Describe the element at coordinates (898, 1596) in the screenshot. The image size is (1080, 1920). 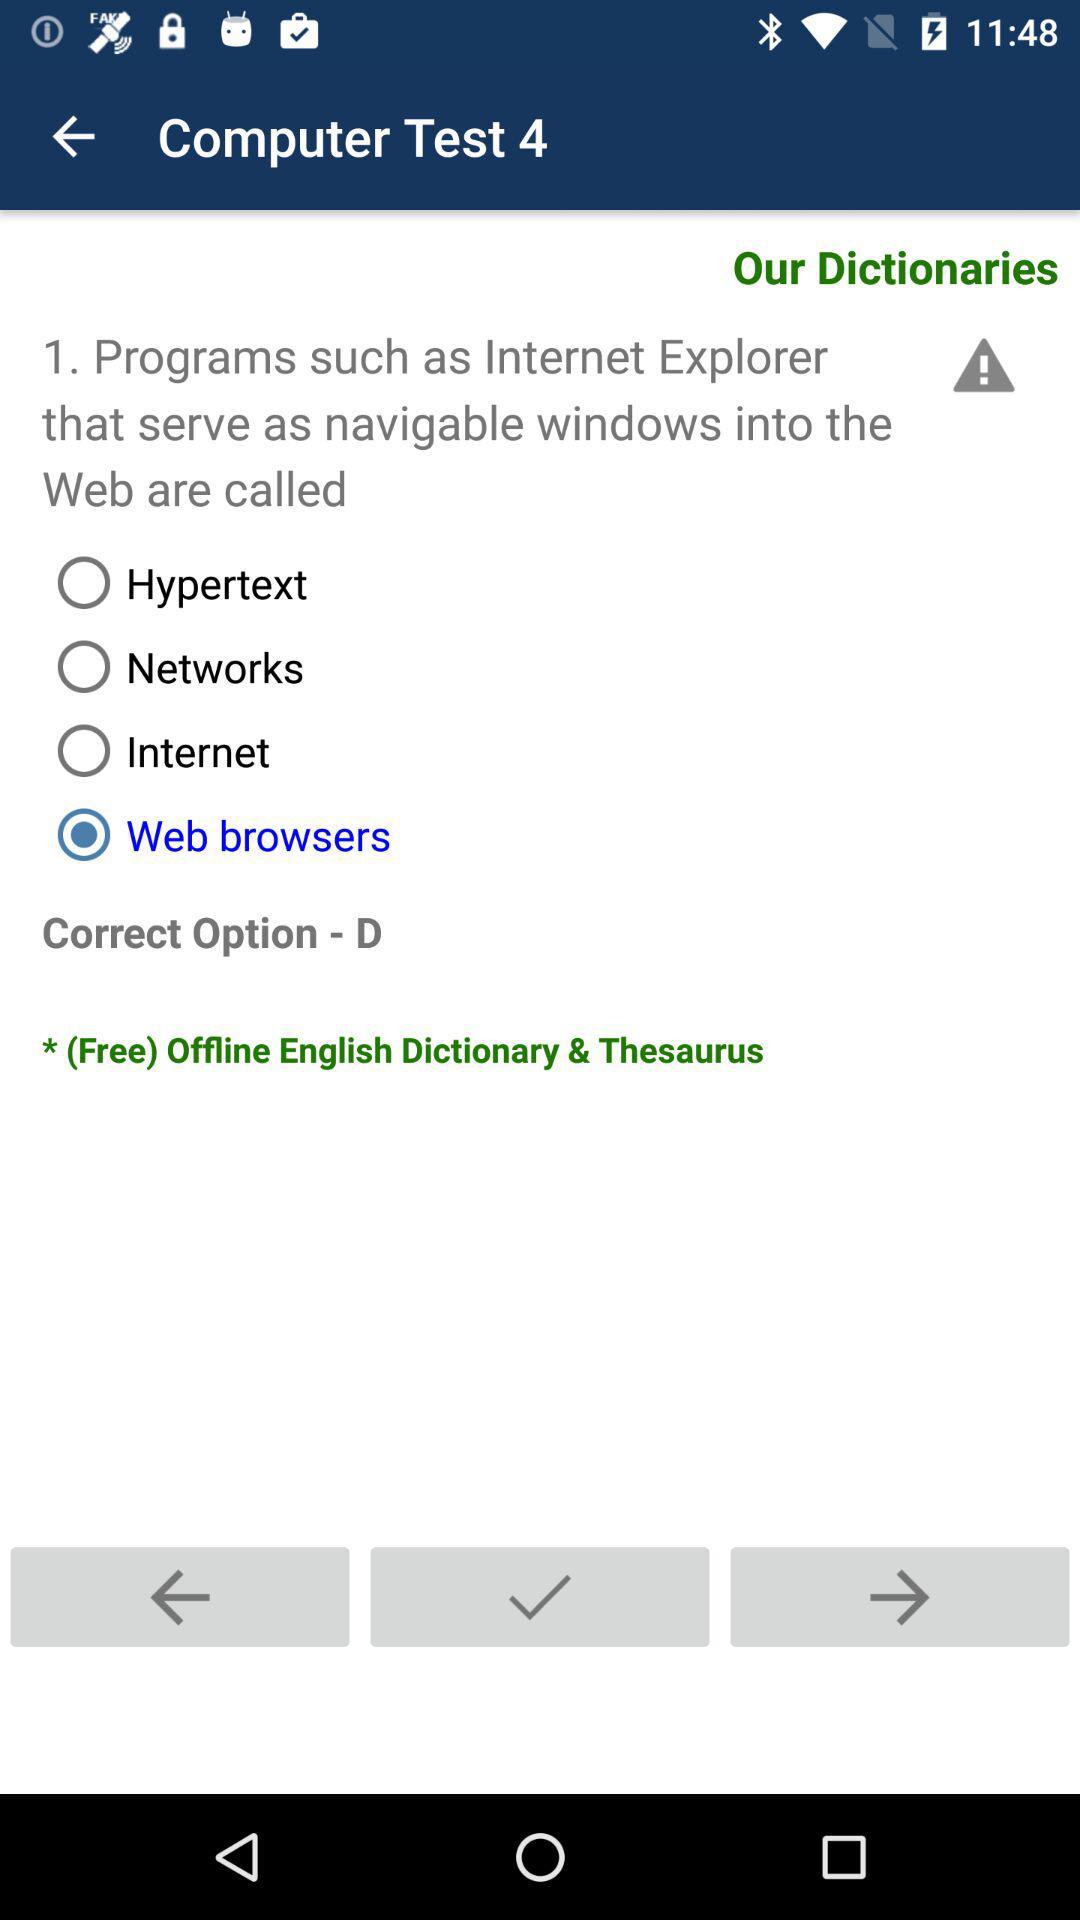
I see `item below the free offline english item` at that location.